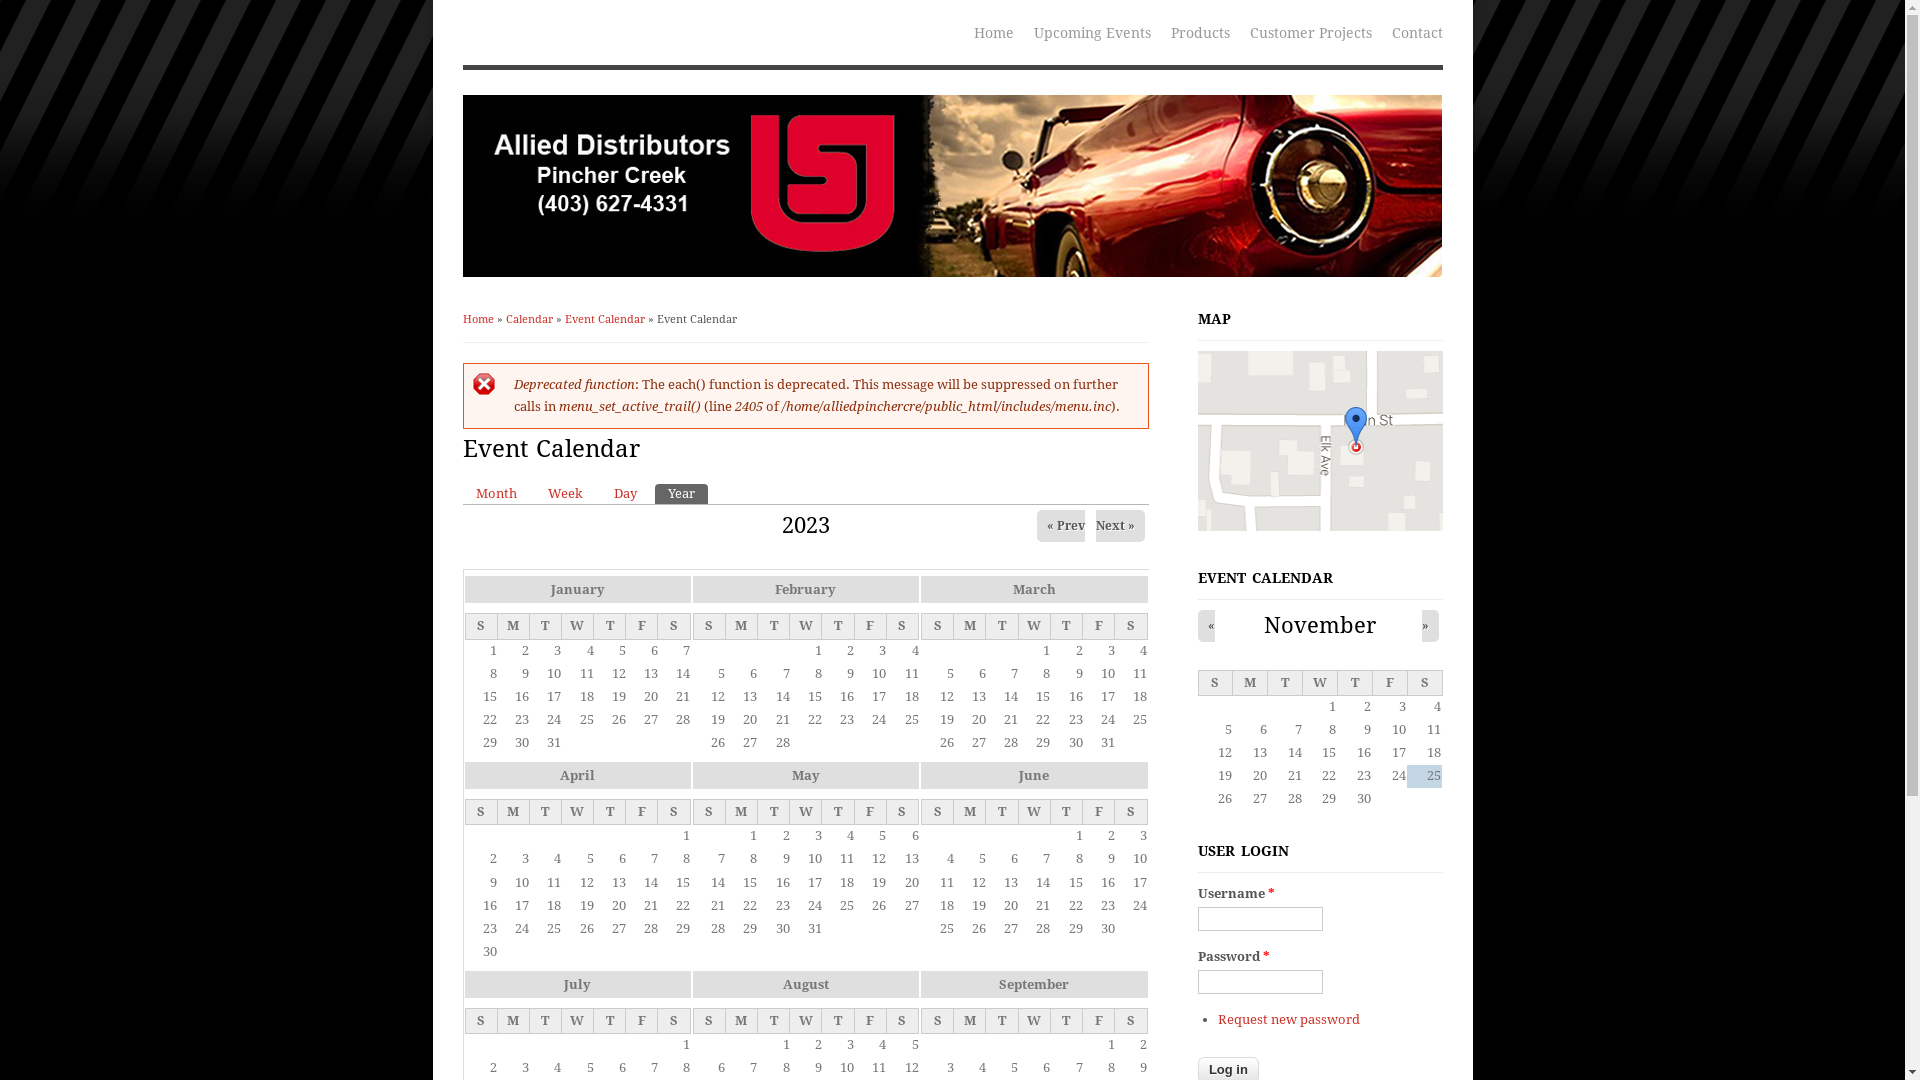  Describe the element at coordinates (560, 774) in the screenshot. I see `'April'` at that location.